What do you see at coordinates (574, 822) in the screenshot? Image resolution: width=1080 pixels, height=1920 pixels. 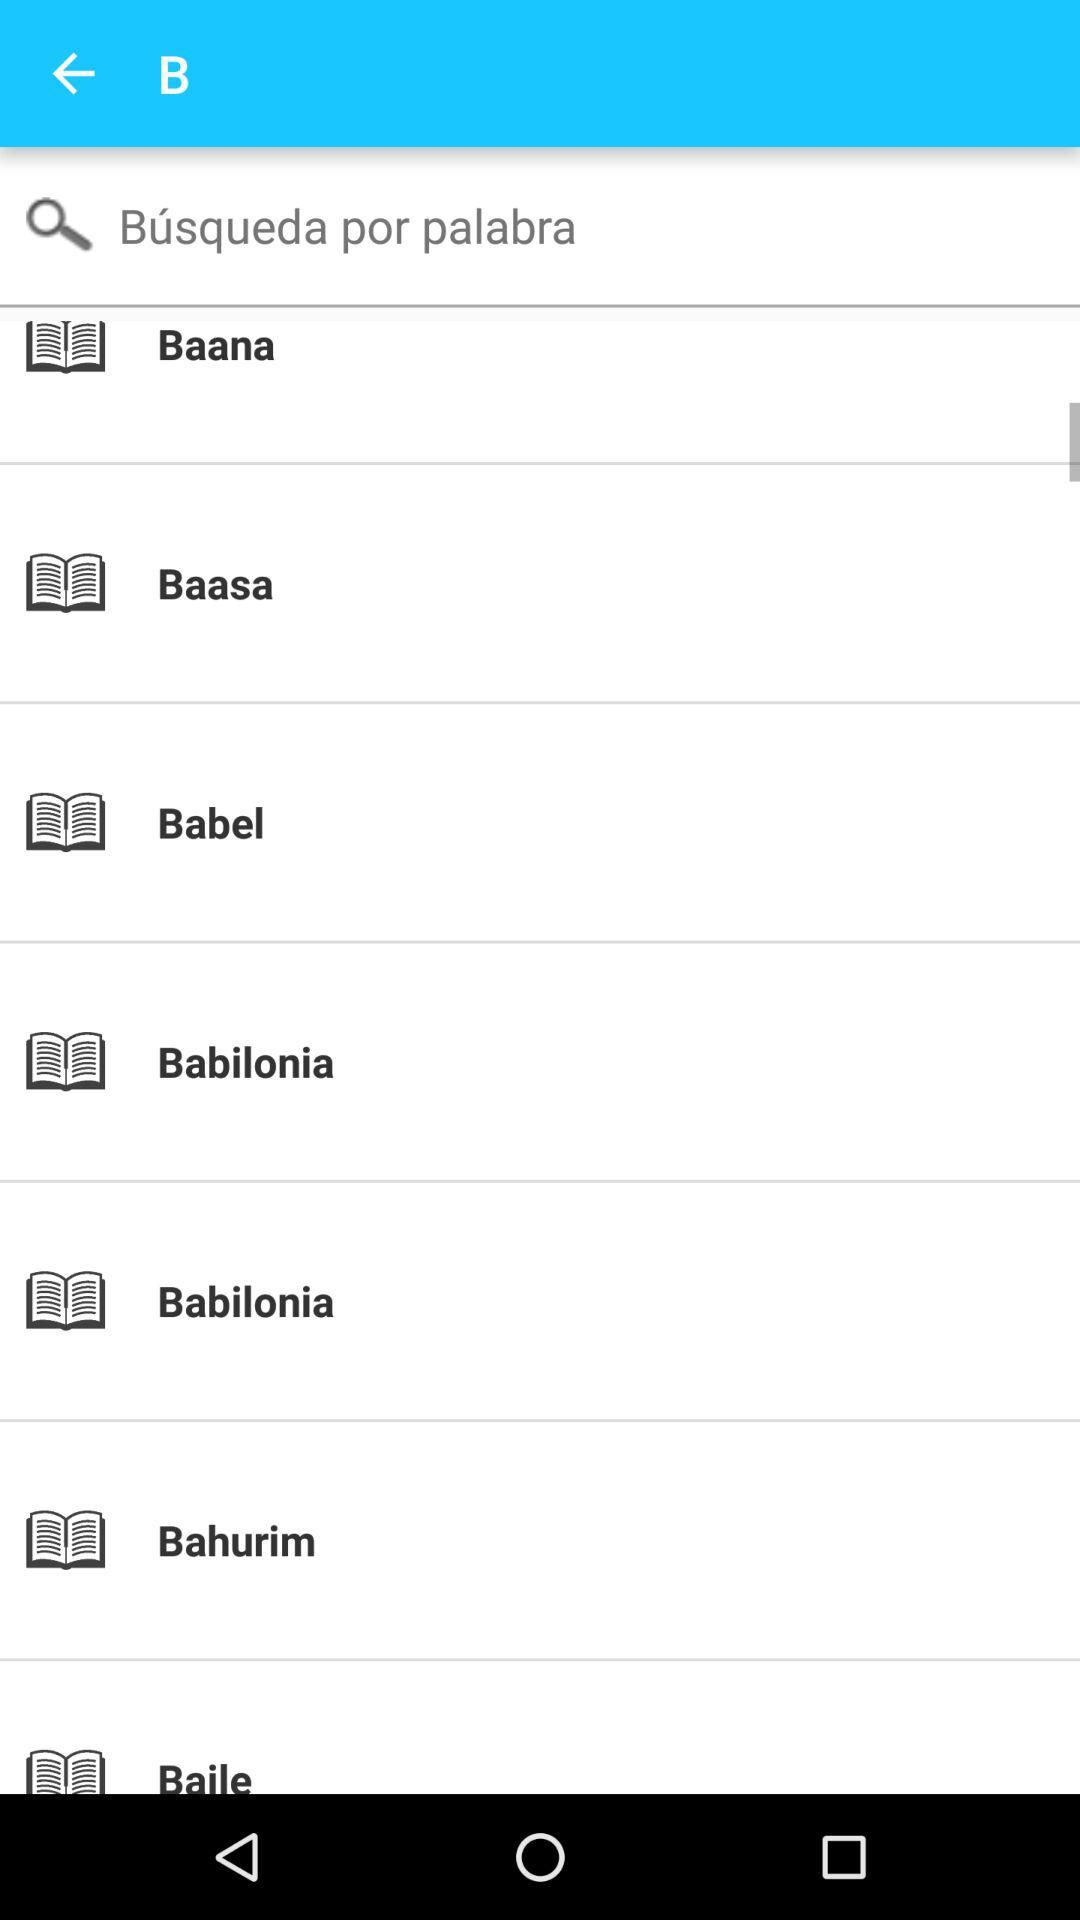 I see `the babel app` at bounding box center [574, 822].